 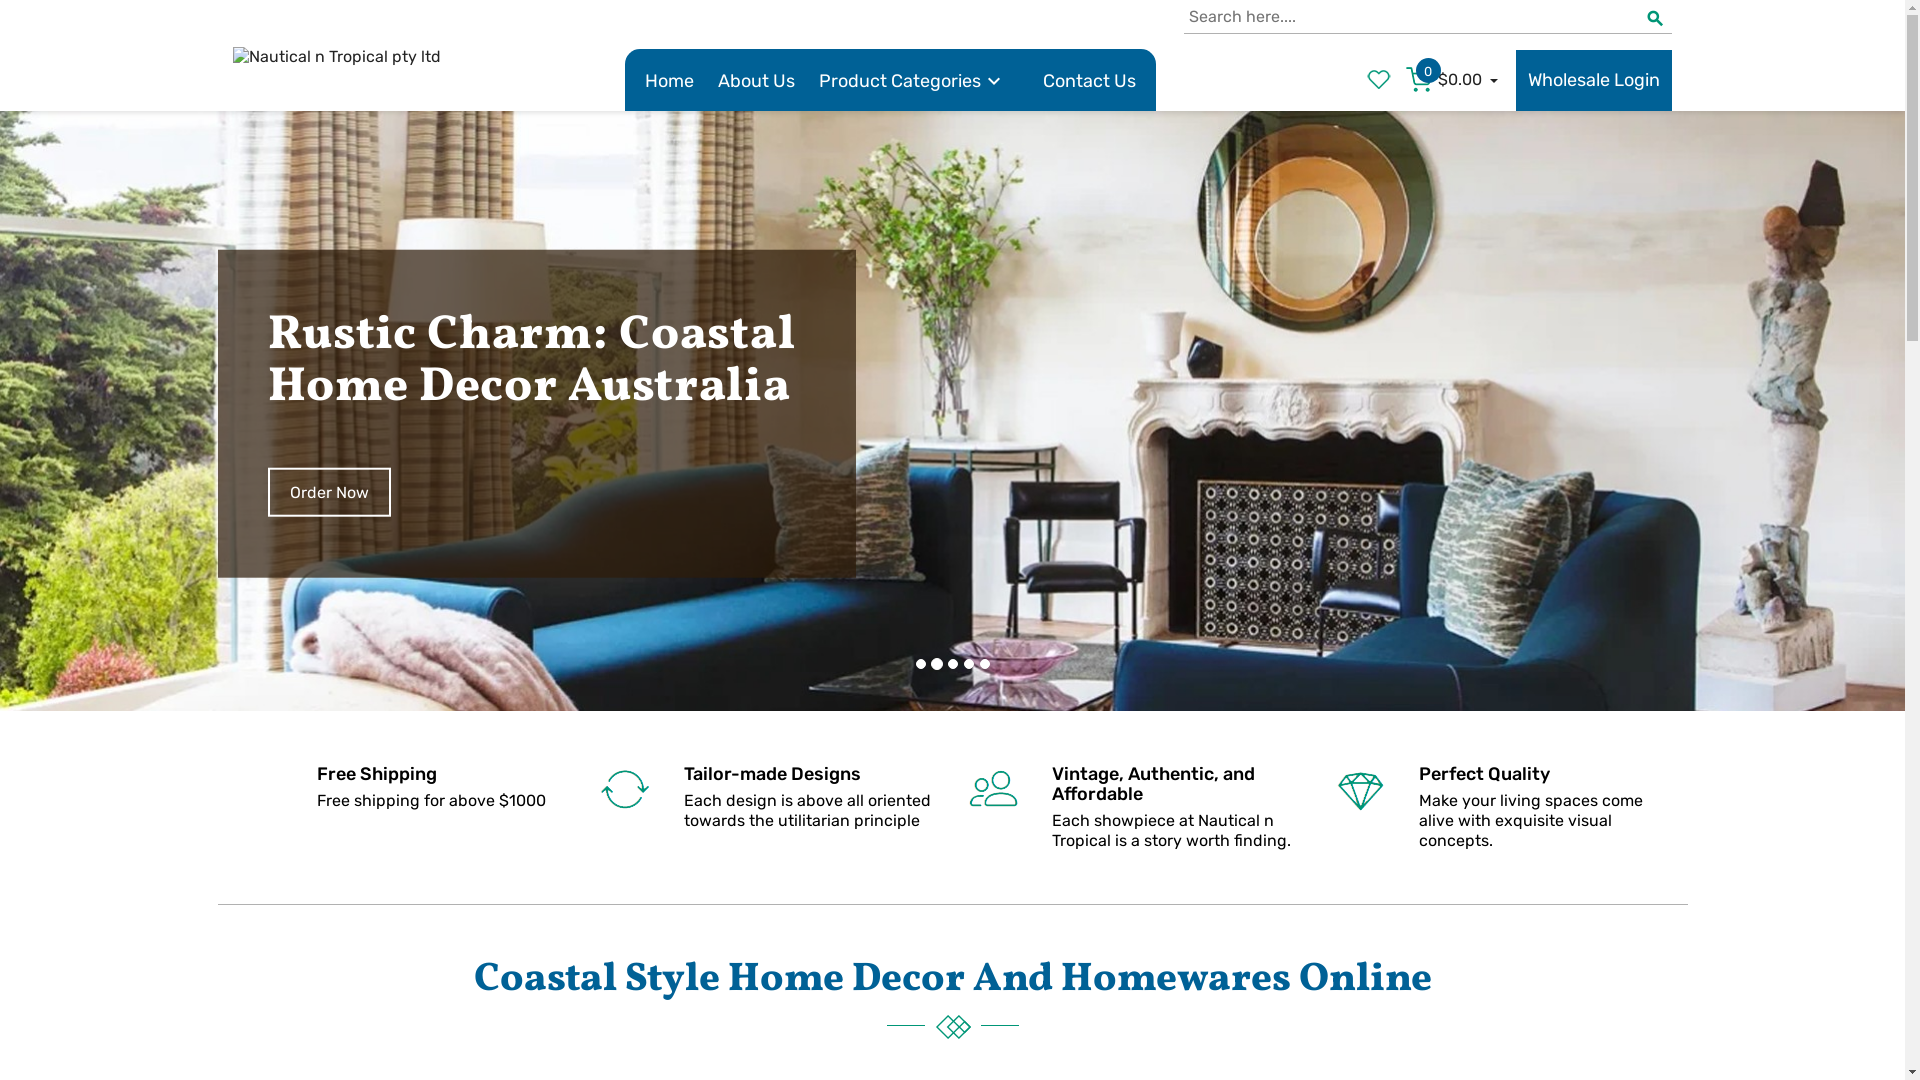 What do you see at coordinates (644, 80) in the screenshot?
I see `'Home'` at bounding box center [644, 80].